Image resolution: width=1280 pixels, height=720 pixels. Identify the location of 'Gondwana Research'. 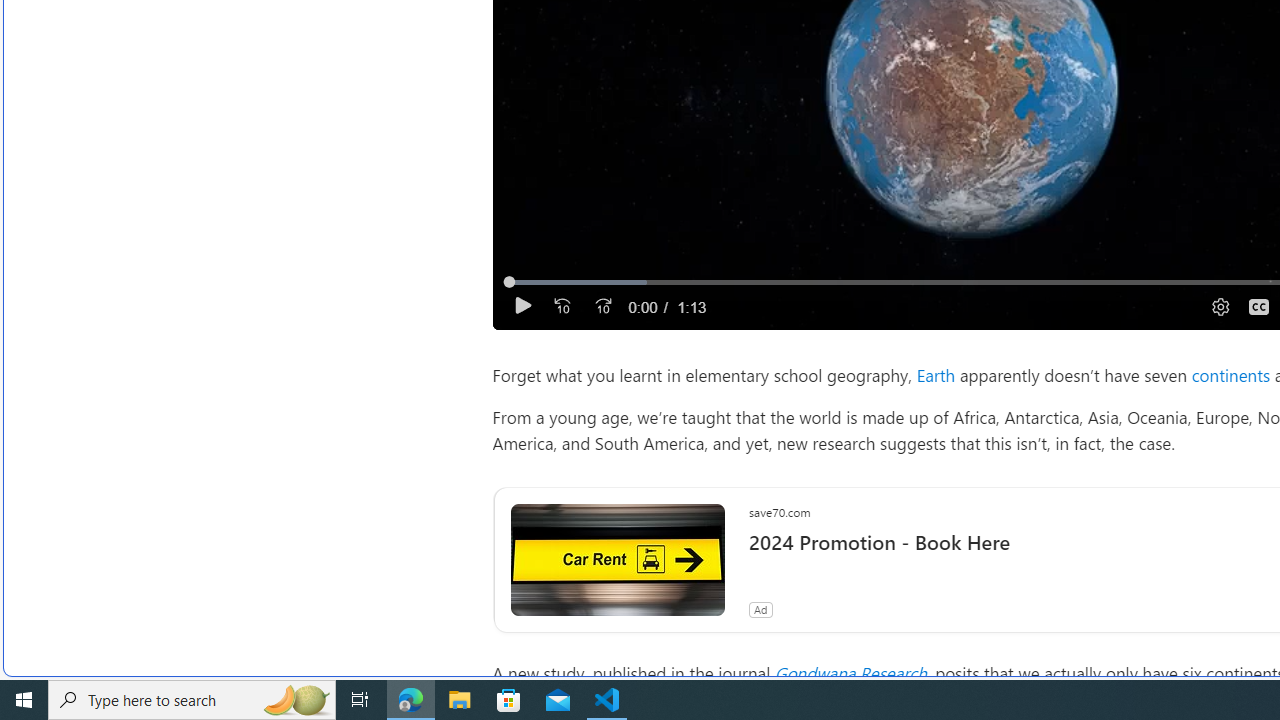
(850, 672).